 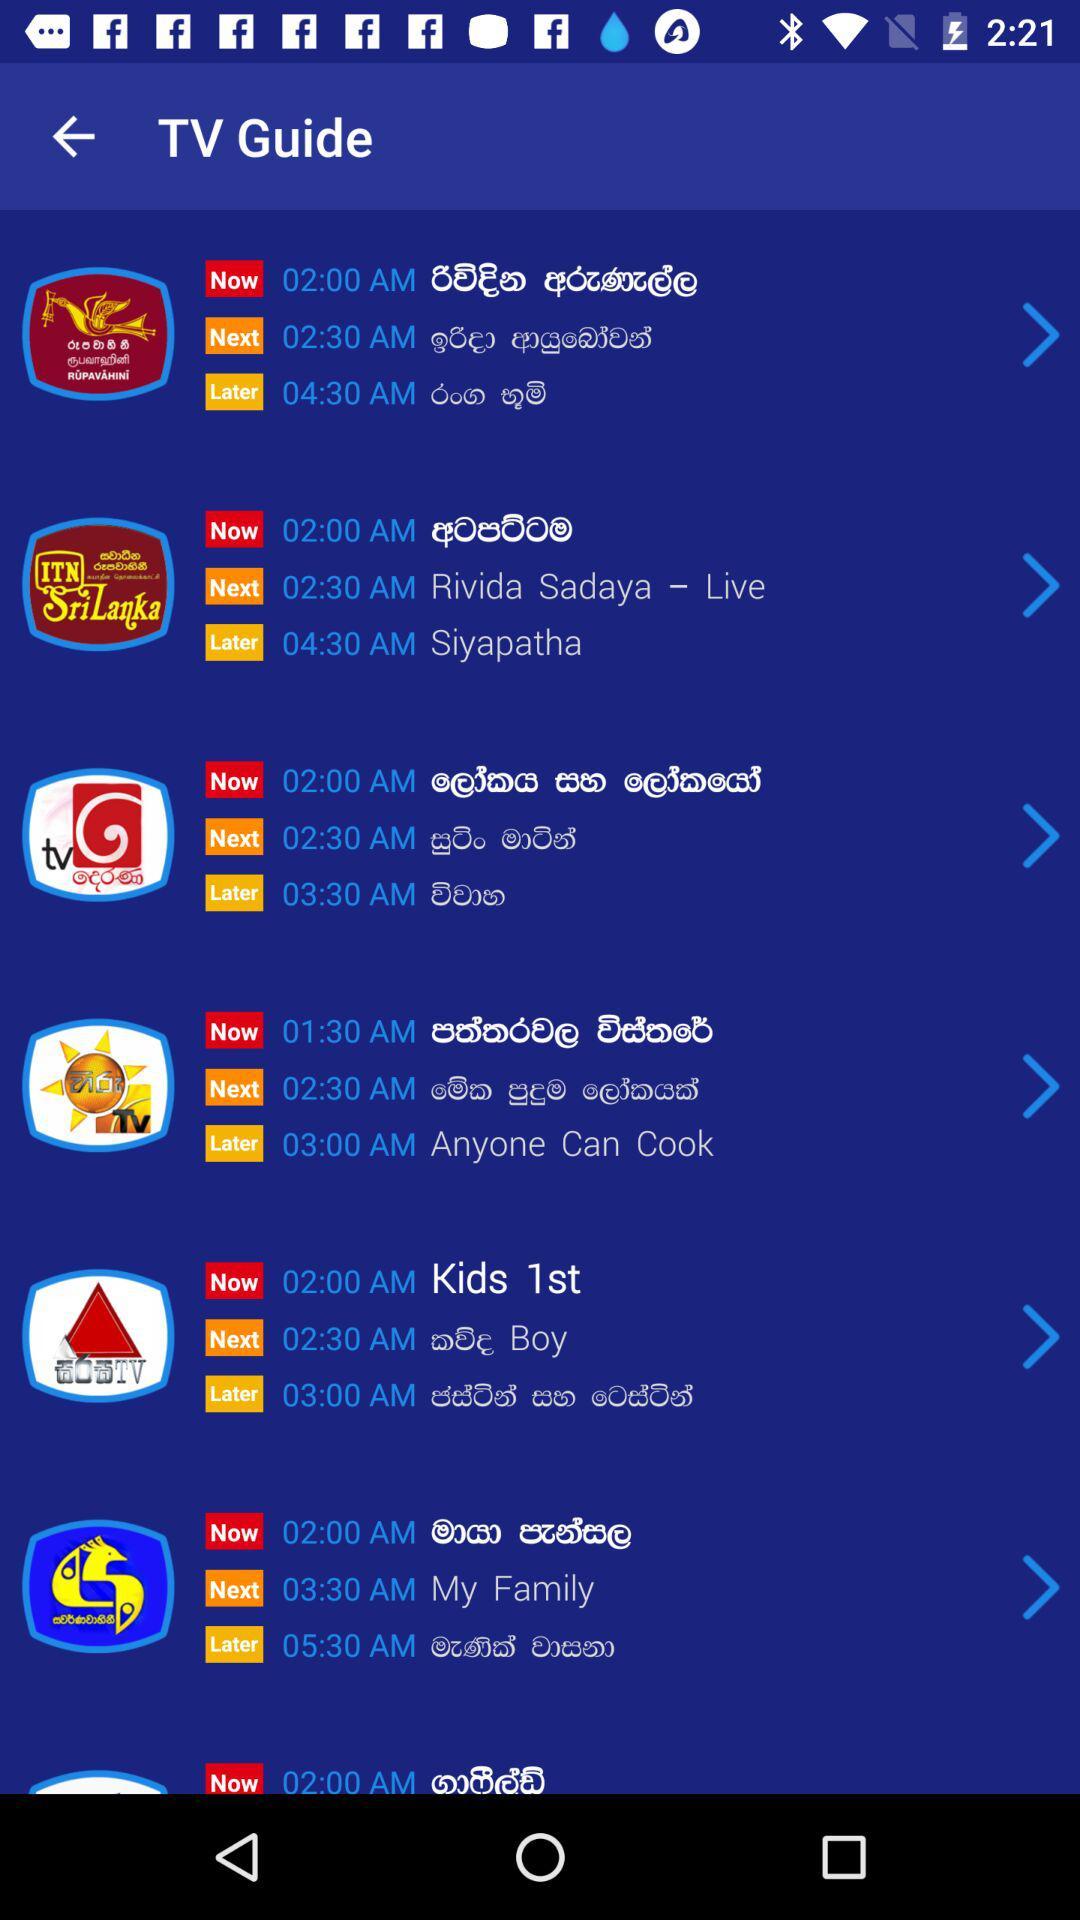 I want to click on the item to the right of 02:30 am item, so click(x=714, y=644).